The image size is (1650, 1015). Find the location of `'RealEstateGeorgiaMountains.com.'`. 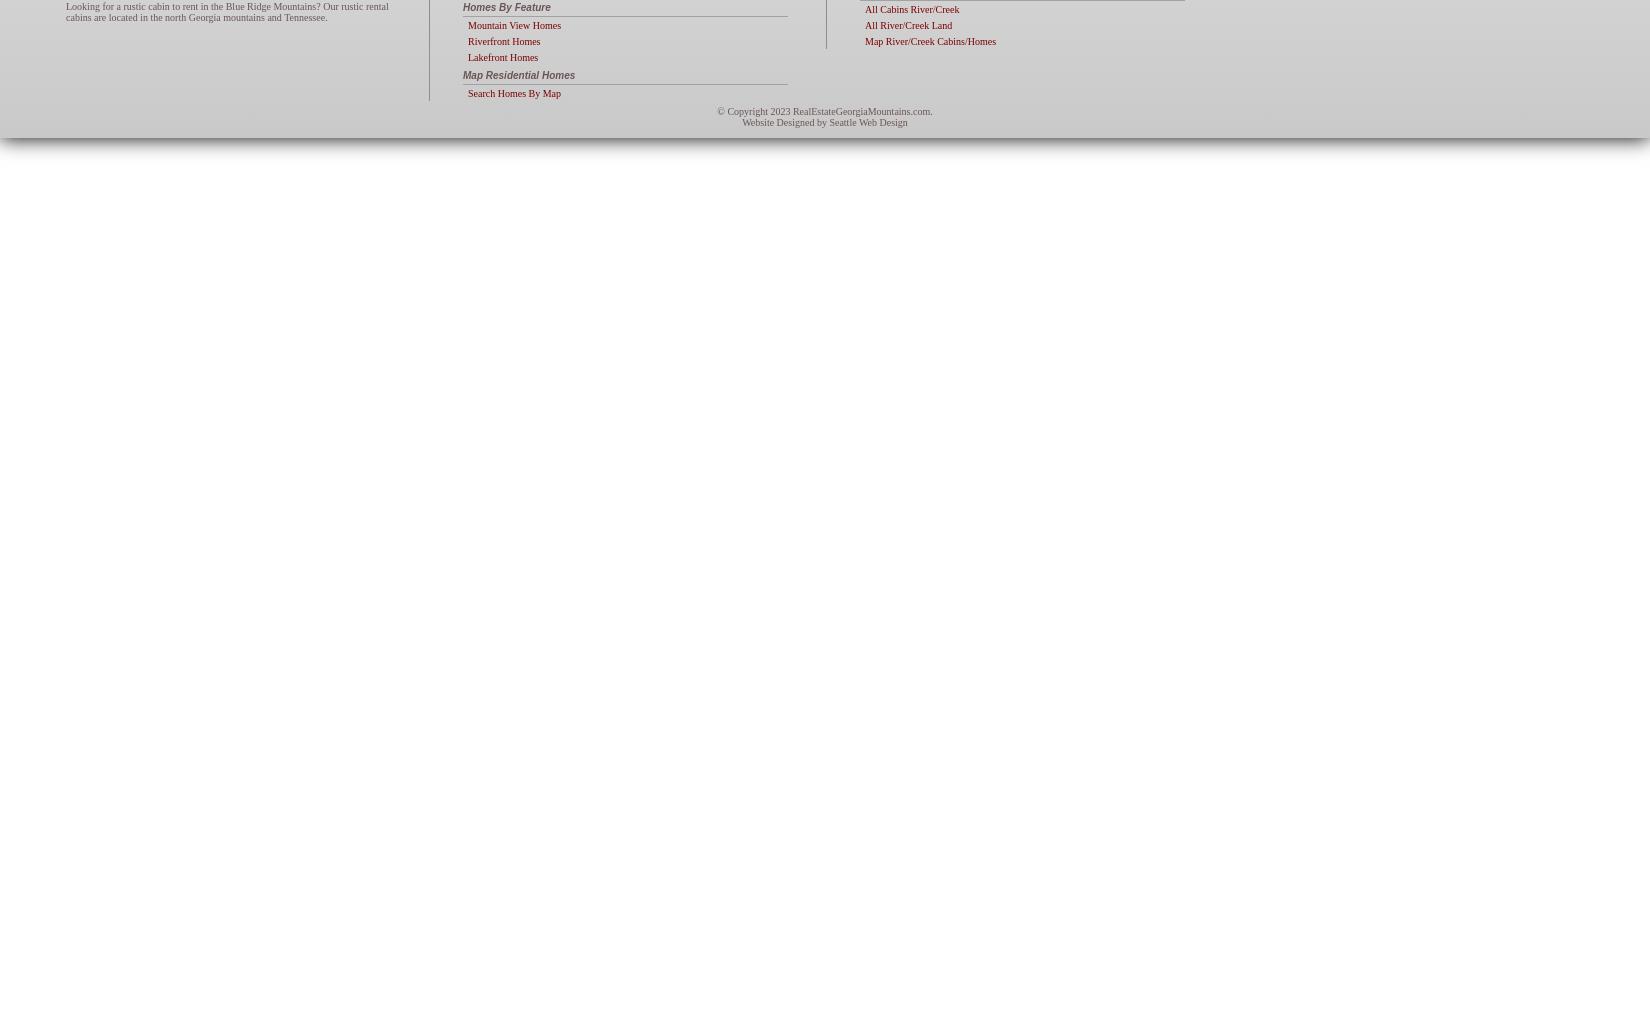

'RealEstateGeorgiaMountains.com.' is located at coordinates (789, 110).